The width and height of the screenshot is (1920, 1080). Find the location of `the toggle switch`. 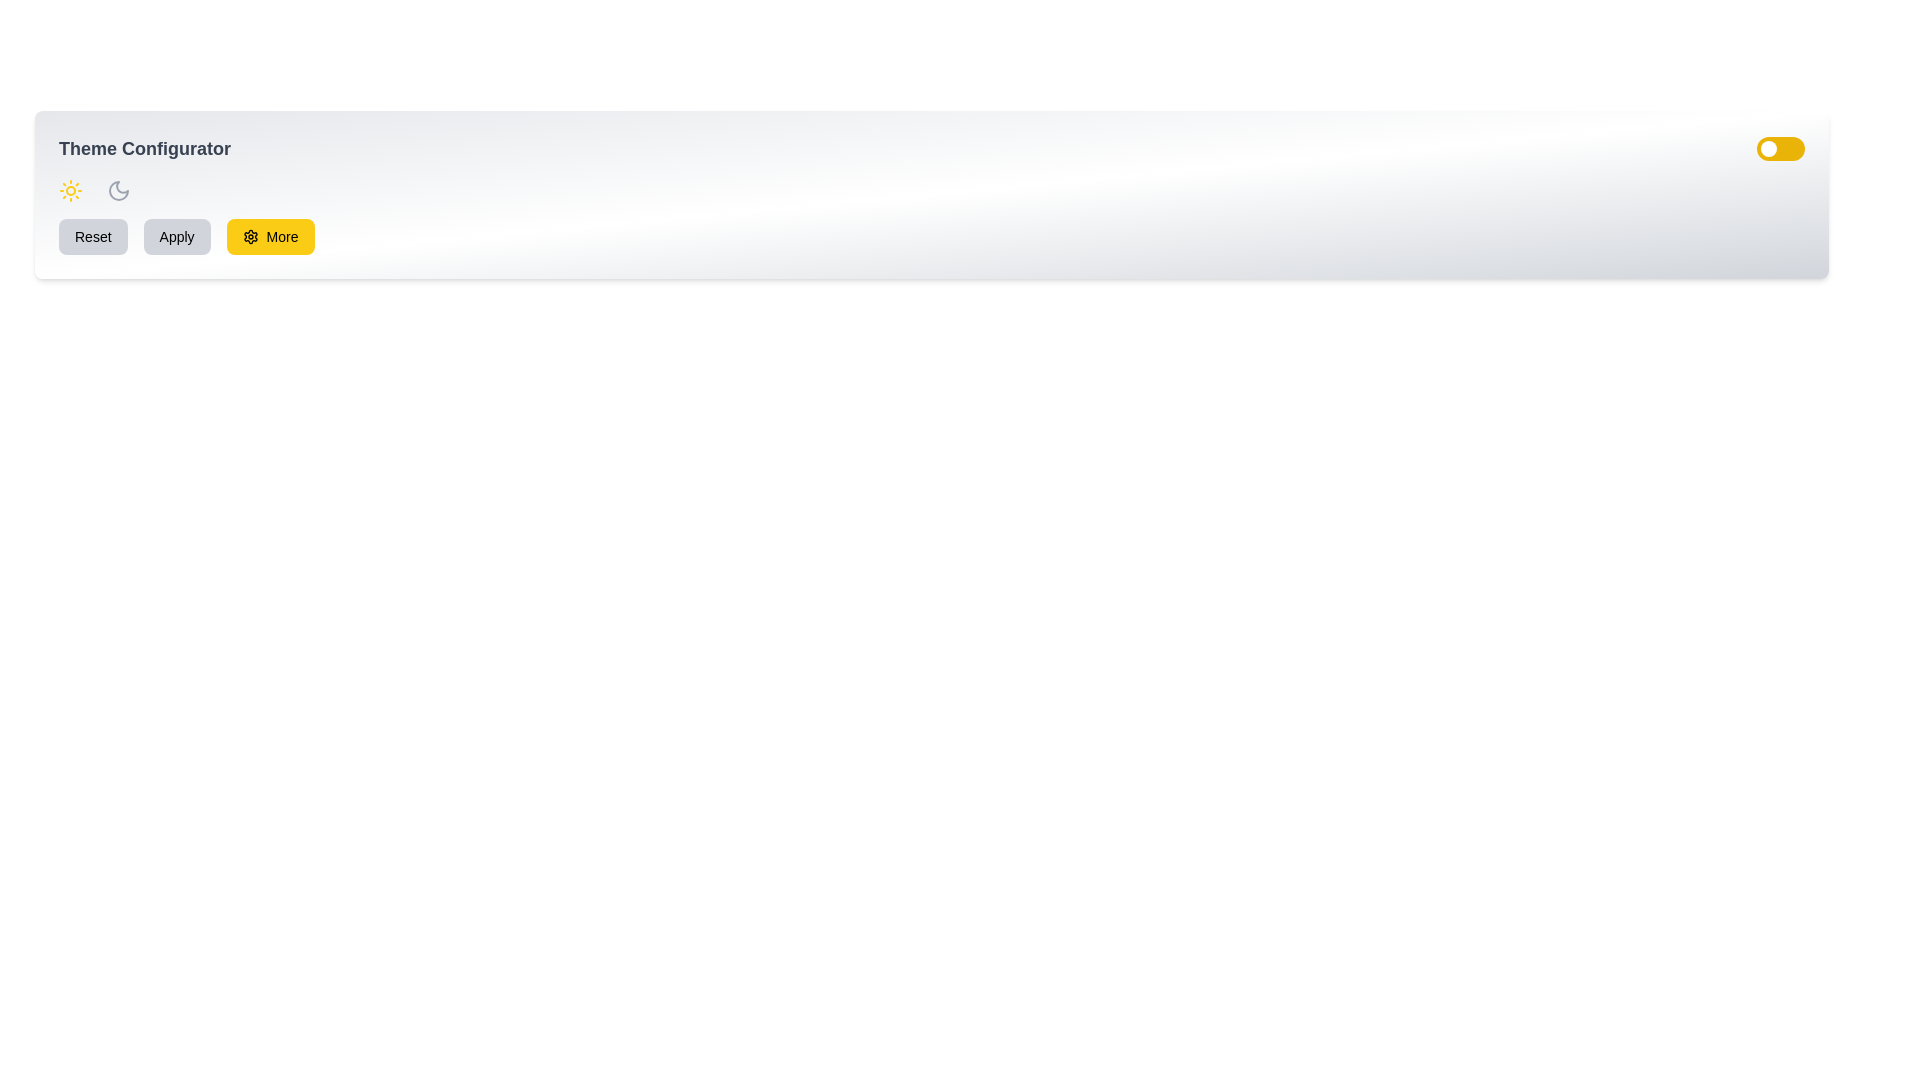

the toggle switch is located at coordinates (1765, 148).